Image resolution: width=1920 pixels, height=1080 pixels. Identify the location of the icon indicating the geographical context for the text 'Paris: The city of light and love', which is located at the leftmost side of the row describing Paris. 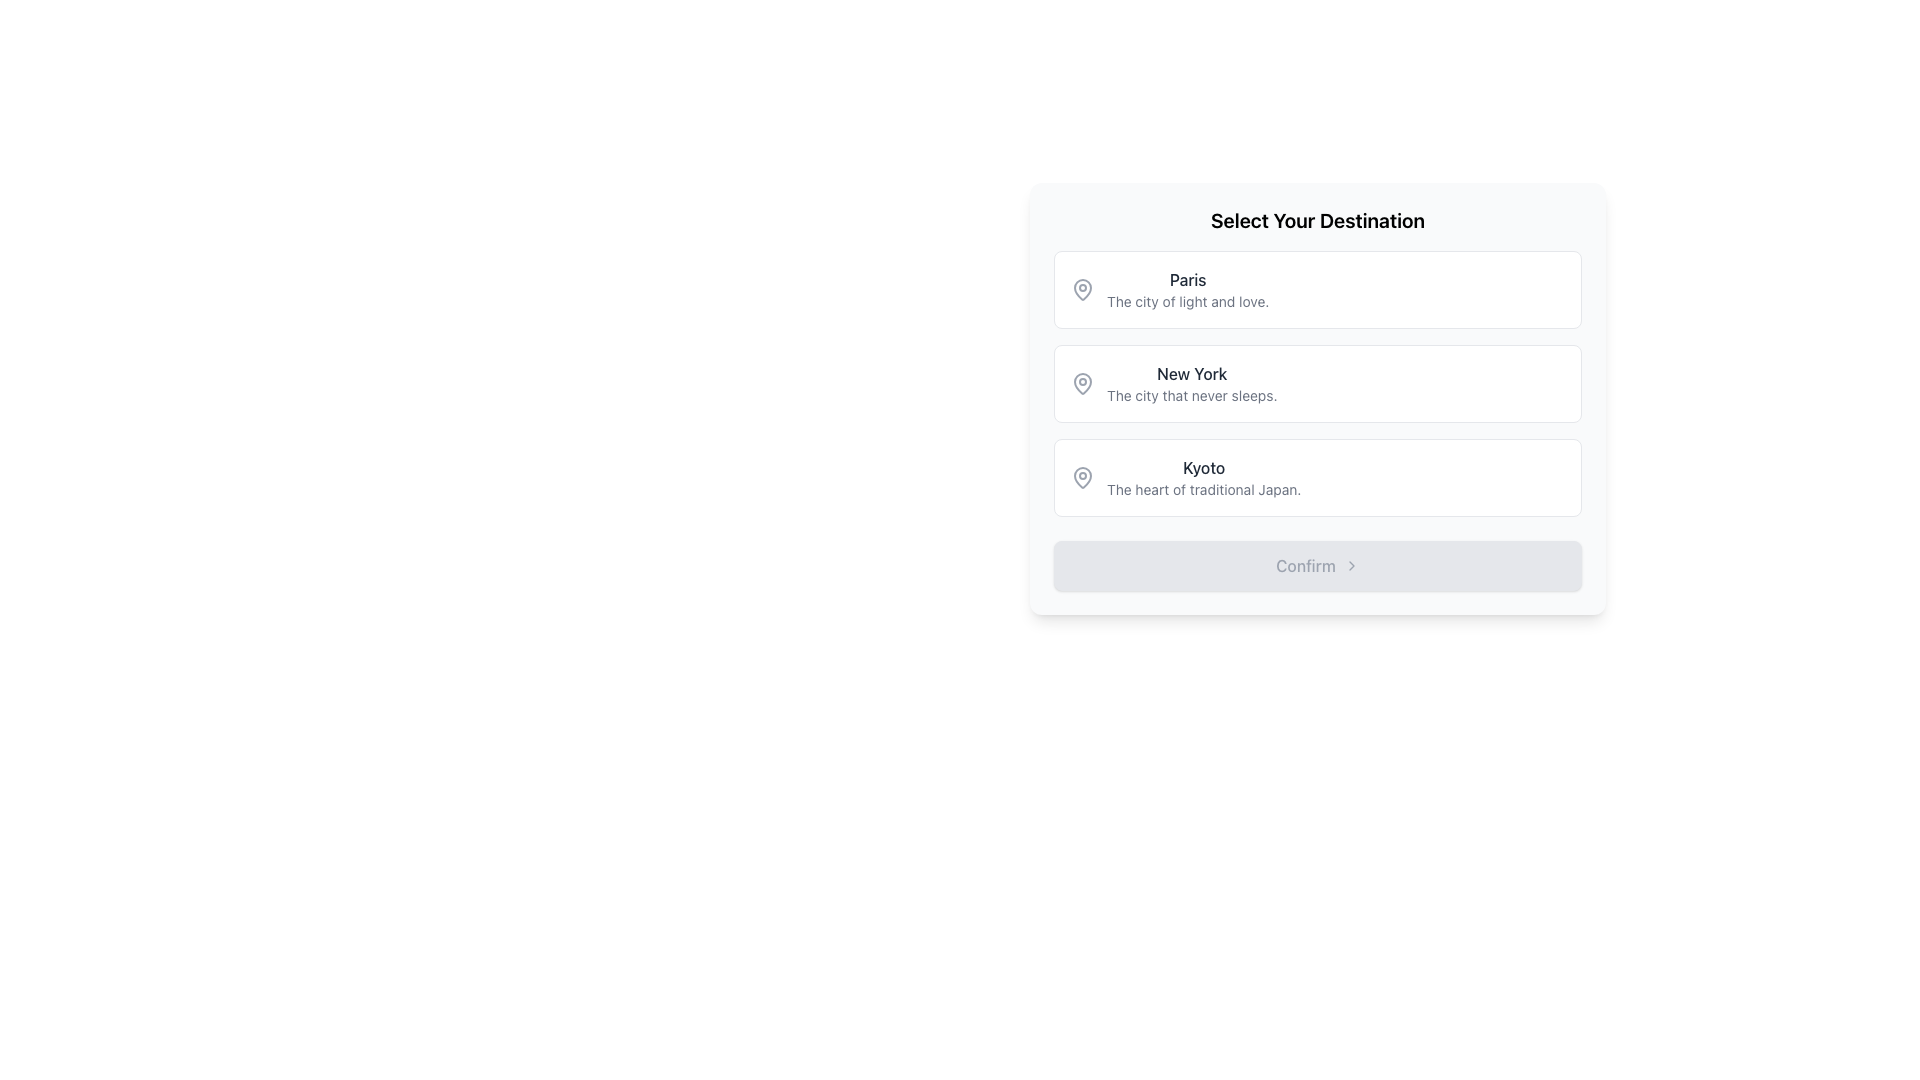
(1082, 289).